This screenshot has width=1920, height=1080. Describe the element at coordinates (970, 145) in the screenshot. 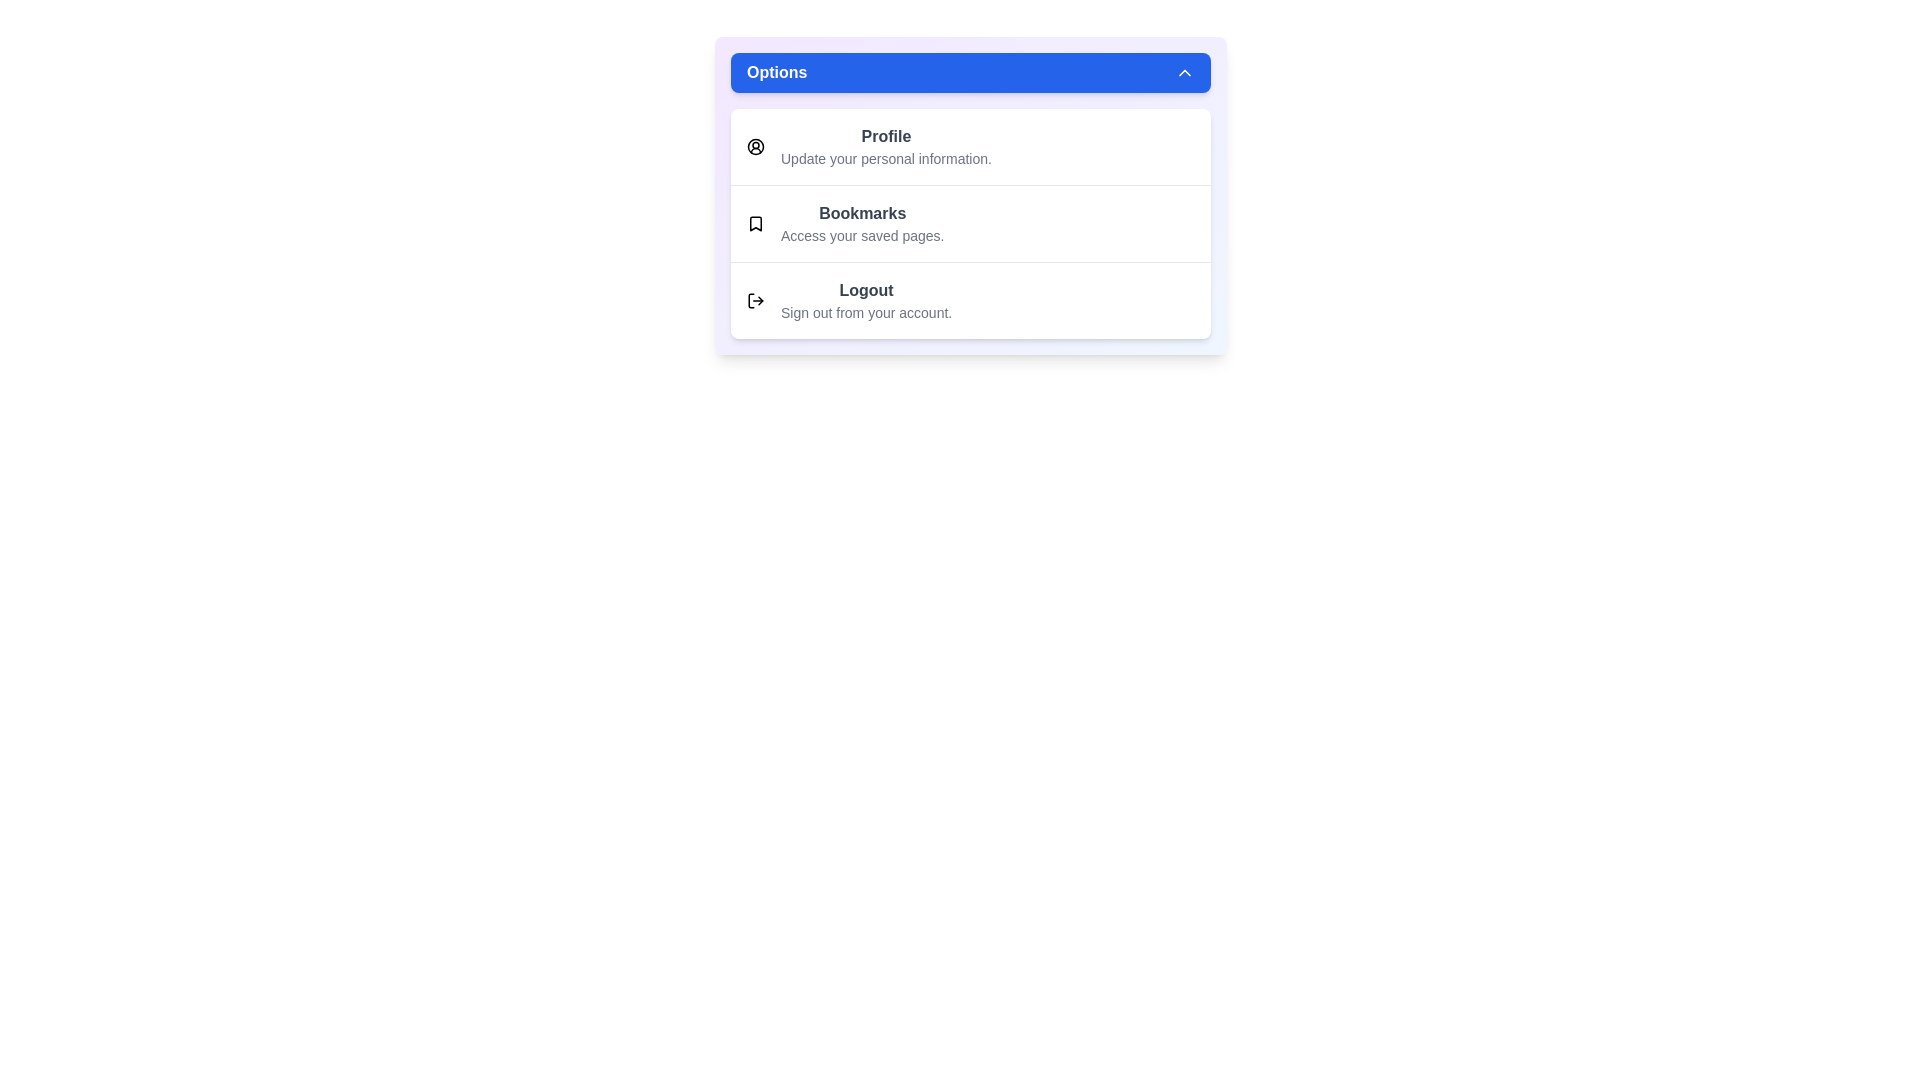

I see `the menu option Profile by clicking on it` at that location.